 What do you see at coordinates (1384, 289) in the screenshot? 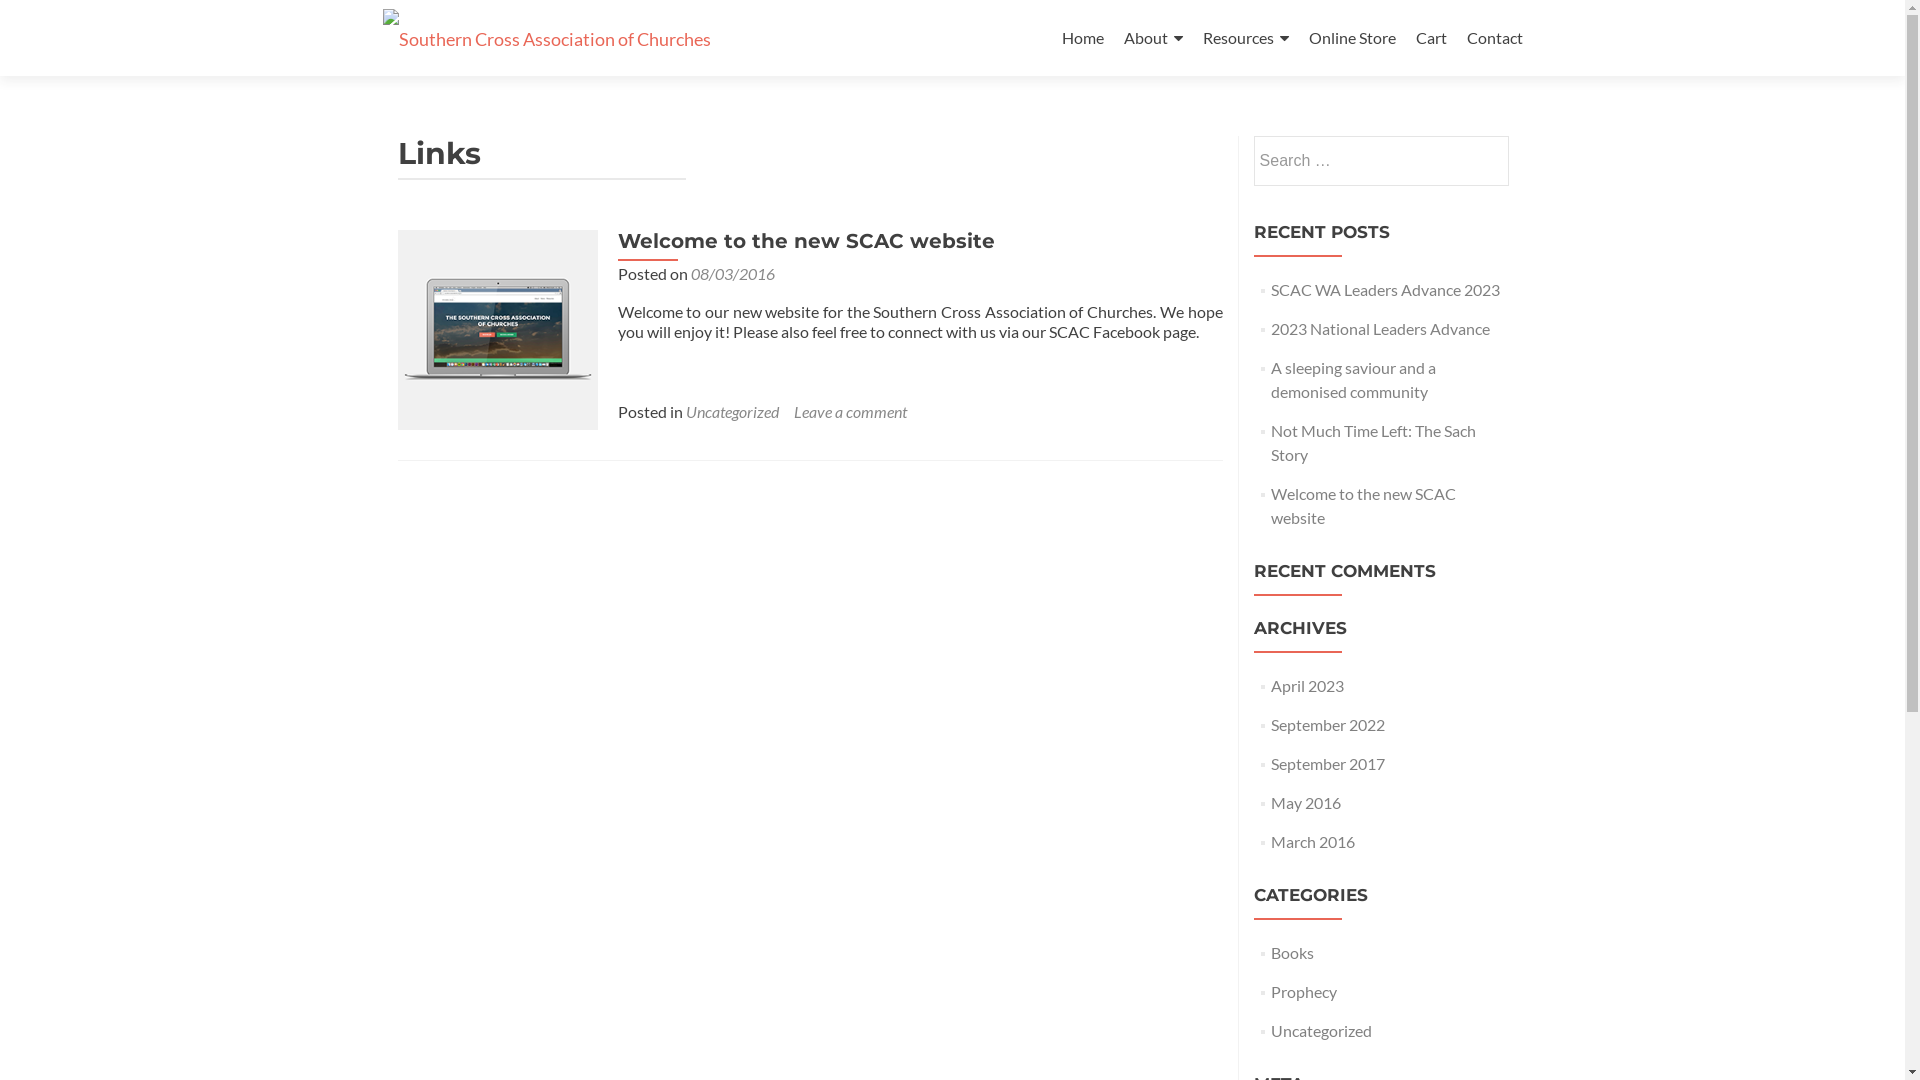
I see `'SCAC WA Leaders Advance 2023'` at bounding box center [1384, 289].